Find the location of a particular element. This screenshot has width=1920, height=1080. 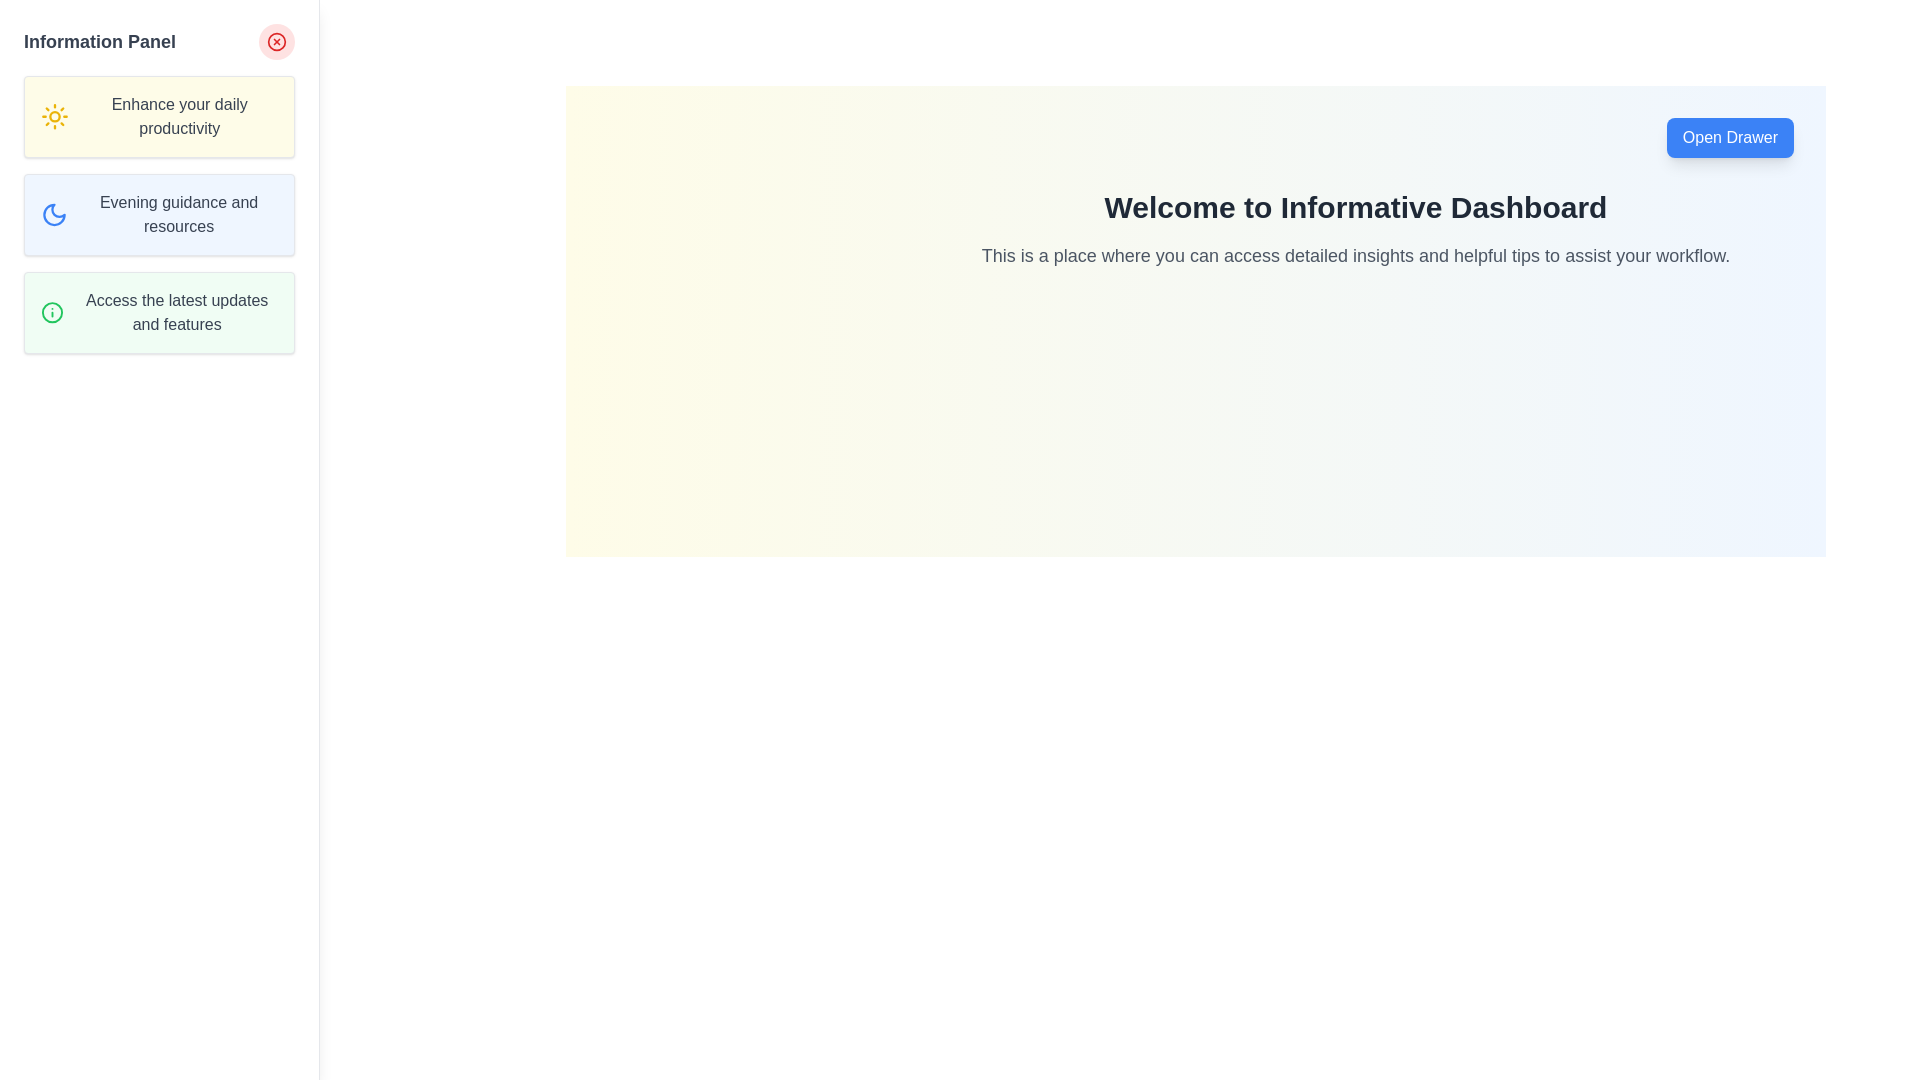

the centered circular part of the third icon in the Information Panel section, which is a decorative element of the informational button is located at coordinates (52, 312).